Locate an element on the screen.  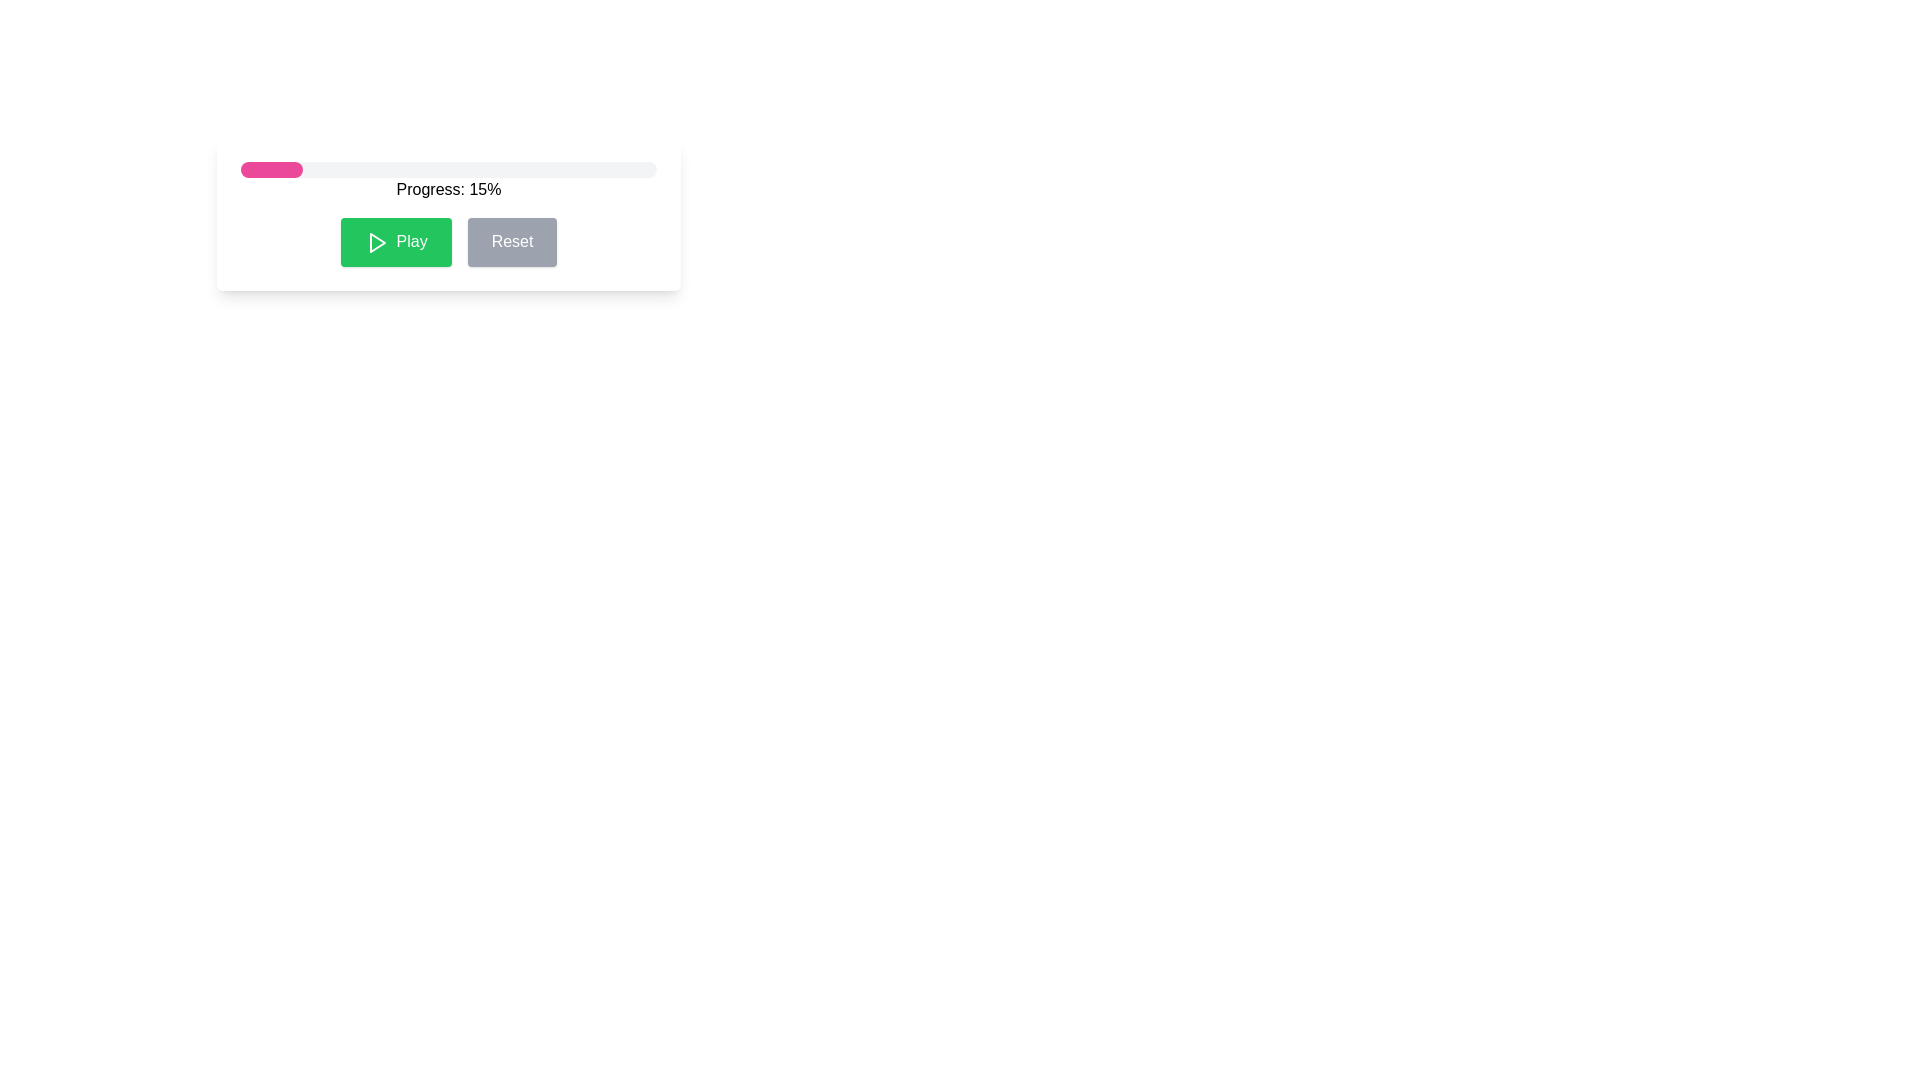
the reset button located to the right of the 'Play' button is located at coordinates (512, 241).